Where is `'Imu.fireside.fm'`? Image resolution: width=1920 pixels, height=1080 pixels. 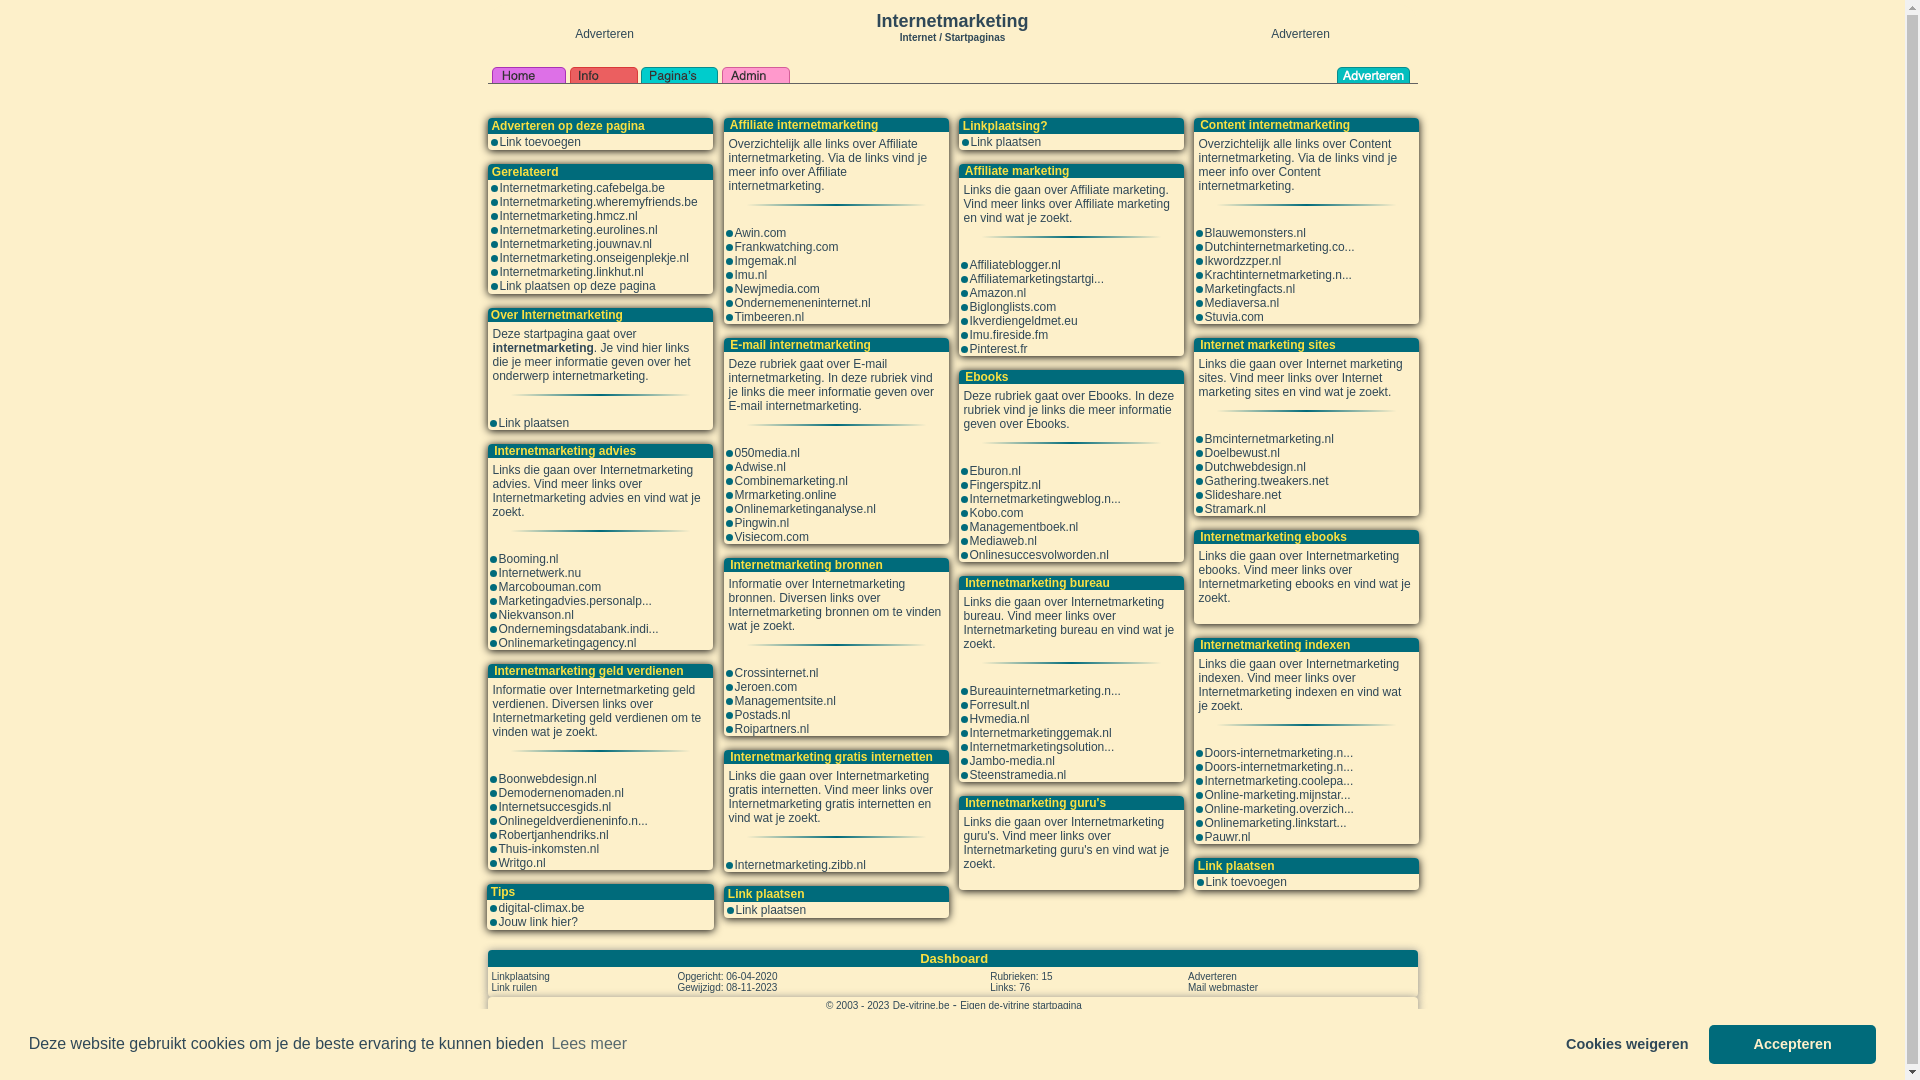 'Imu.fireside.fm' is located at coordinates (1009, 334).